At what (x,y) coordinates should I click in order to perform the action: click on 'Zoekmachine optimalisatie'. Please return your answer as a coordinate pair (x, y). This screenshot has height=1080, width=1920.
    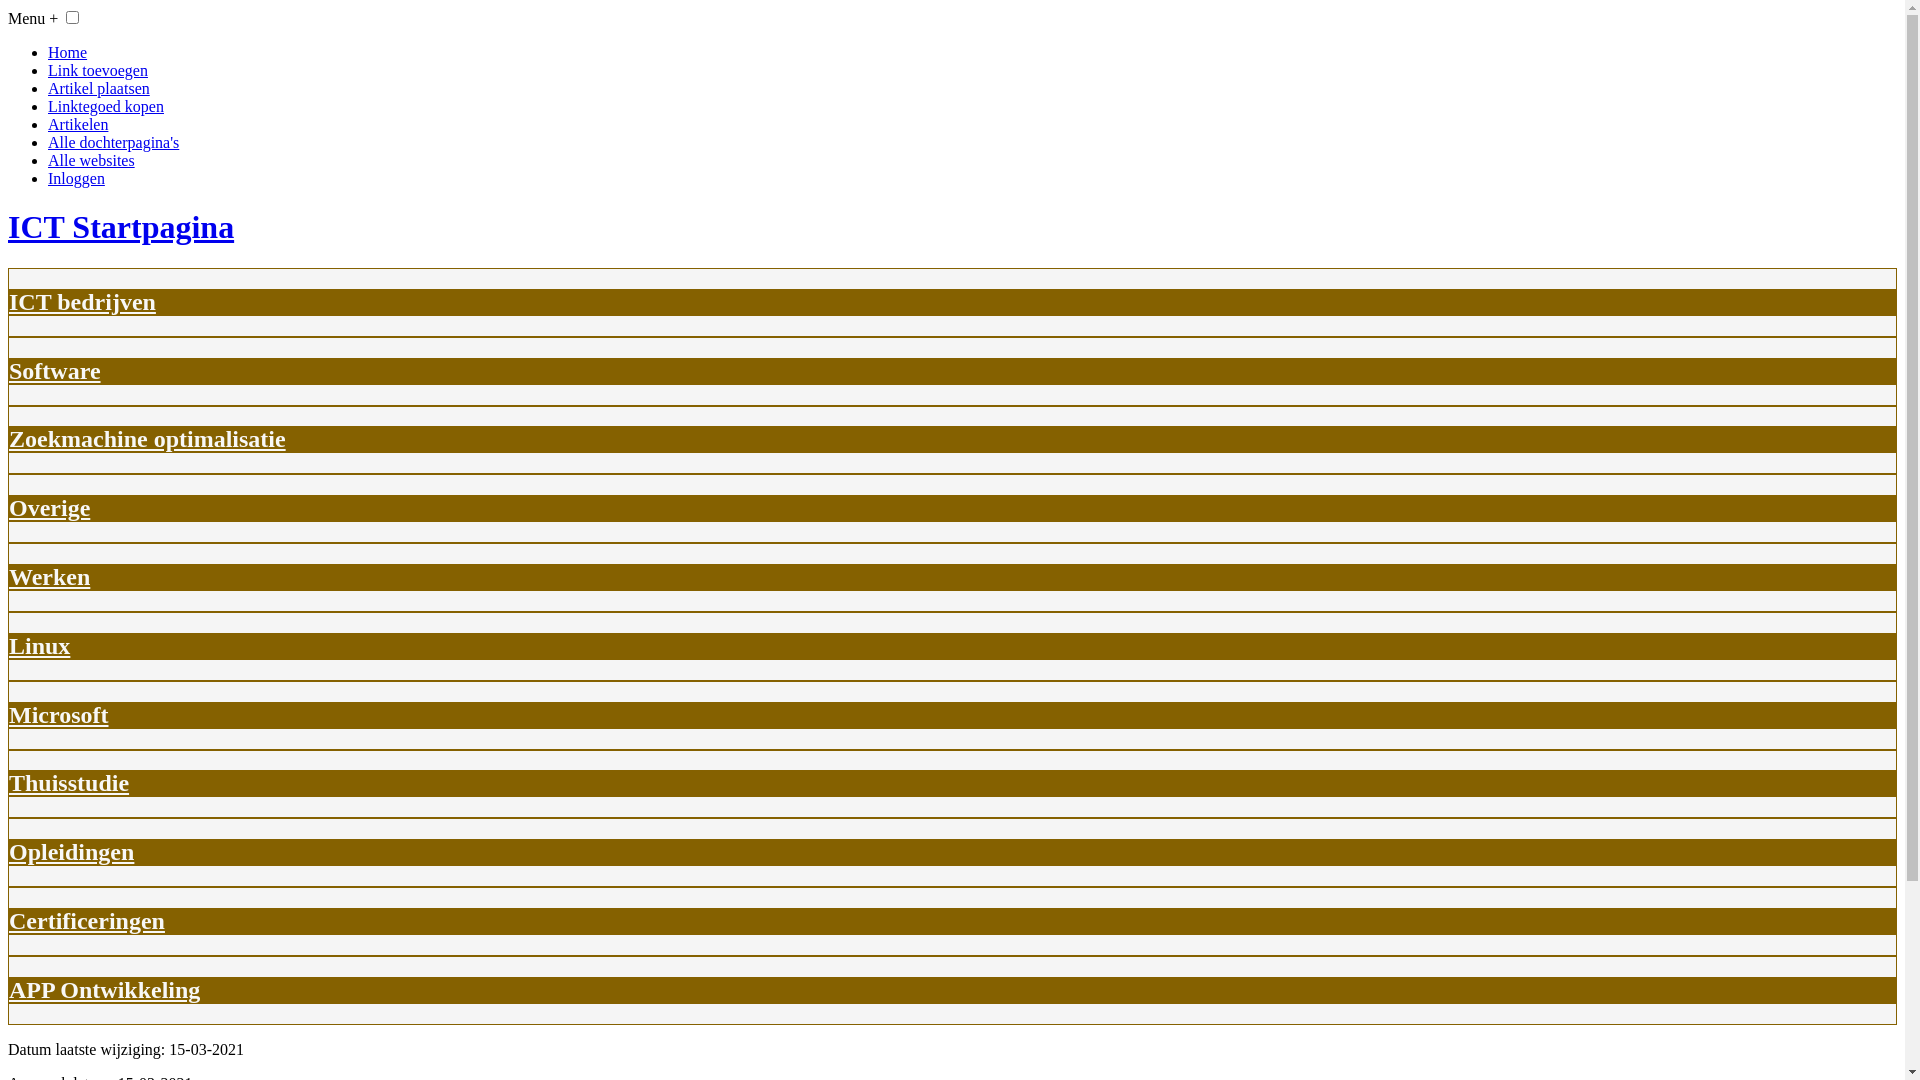
    Looking at the image, I should click on (9, 438).